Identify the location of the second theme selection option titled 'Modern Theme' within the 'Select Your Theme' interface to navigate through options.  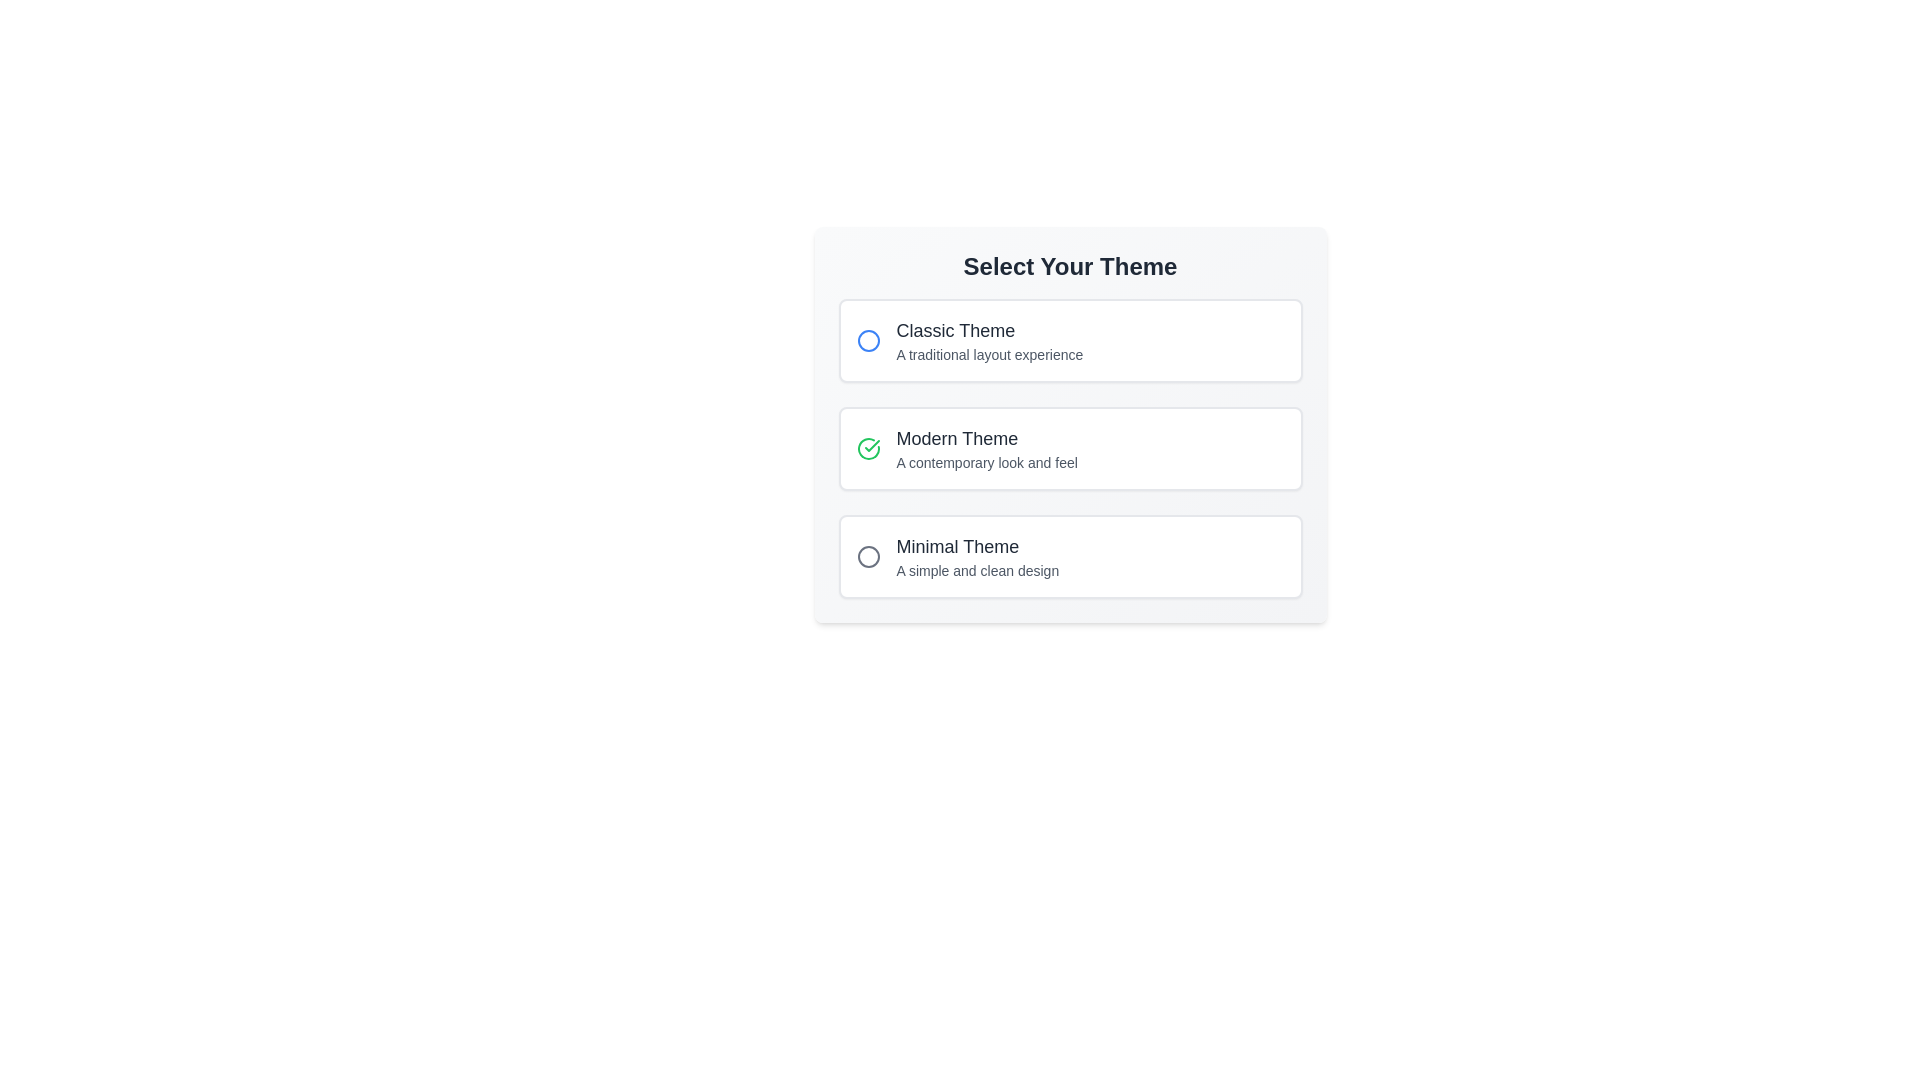
(1069, 447).